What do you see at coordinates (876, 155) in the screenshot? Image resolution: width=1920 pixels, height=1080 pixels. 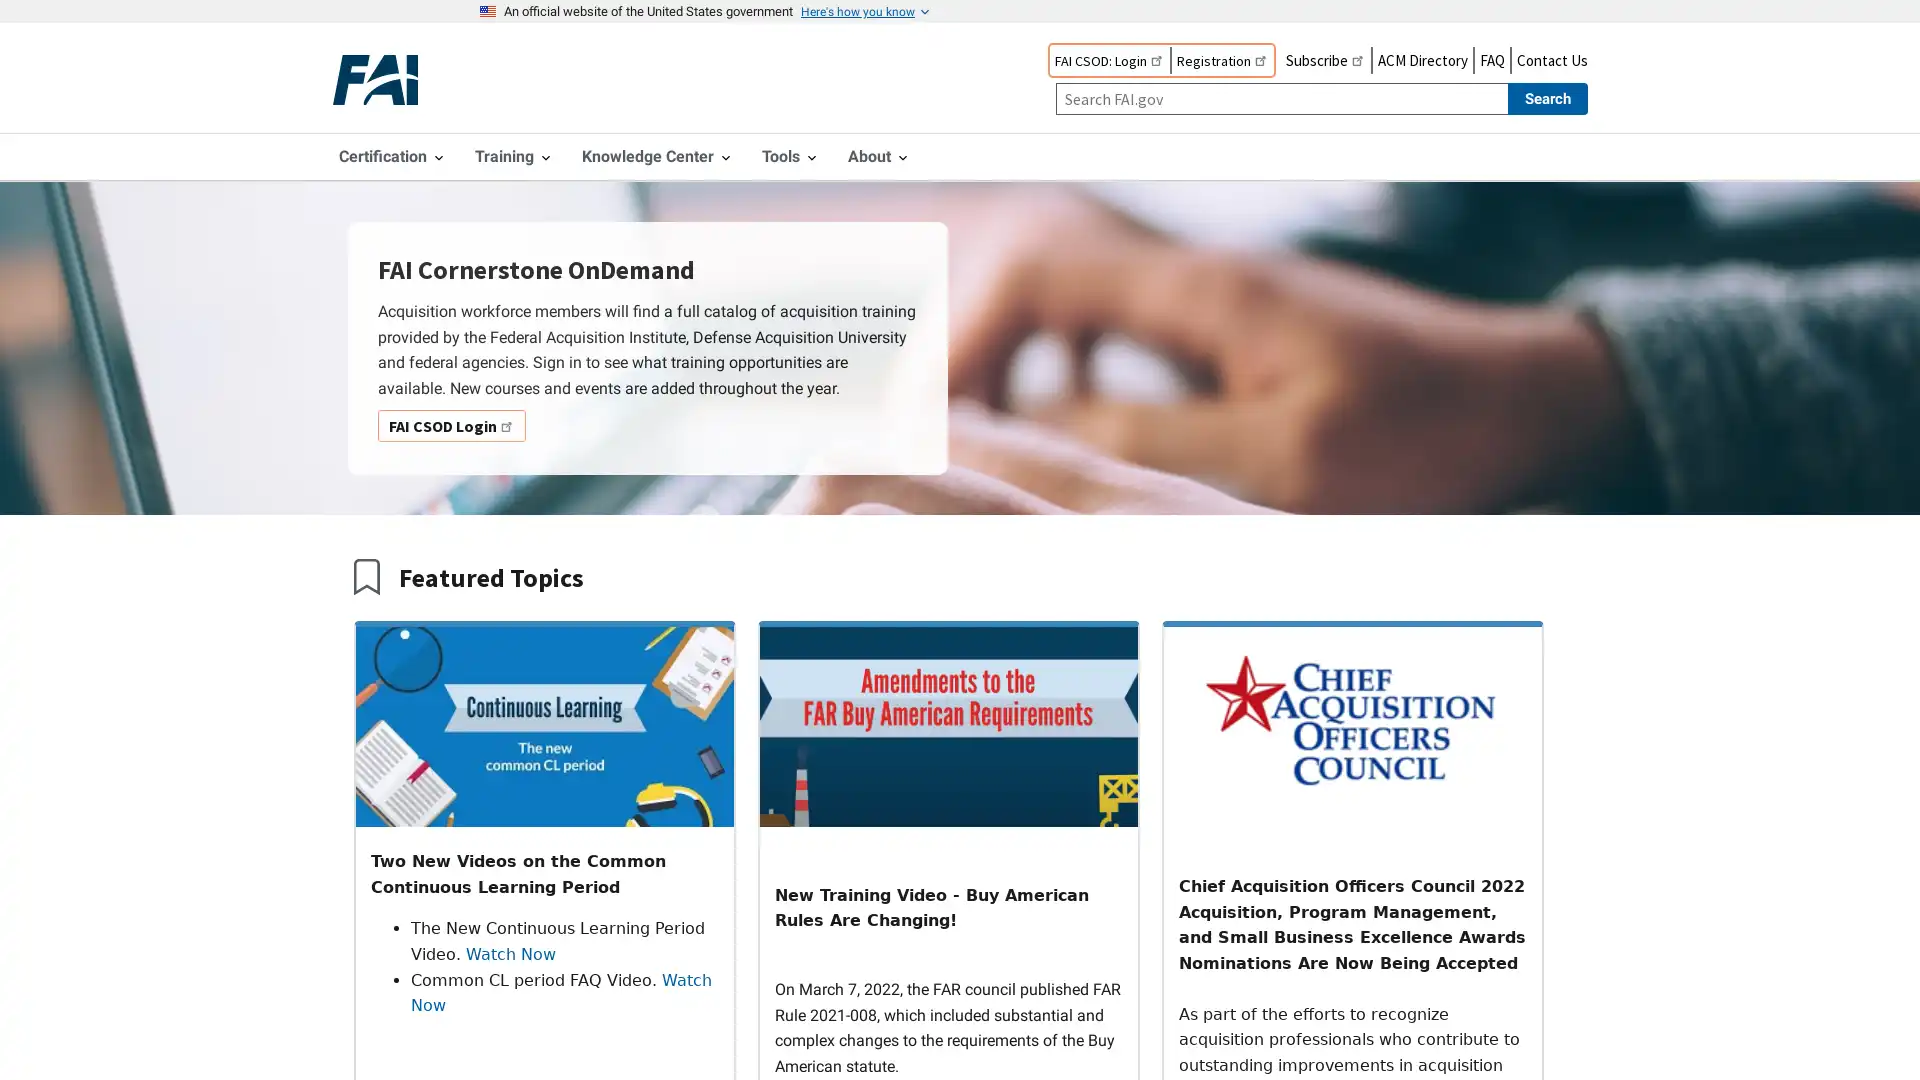 I see `About` at bounding box center [876, 155].